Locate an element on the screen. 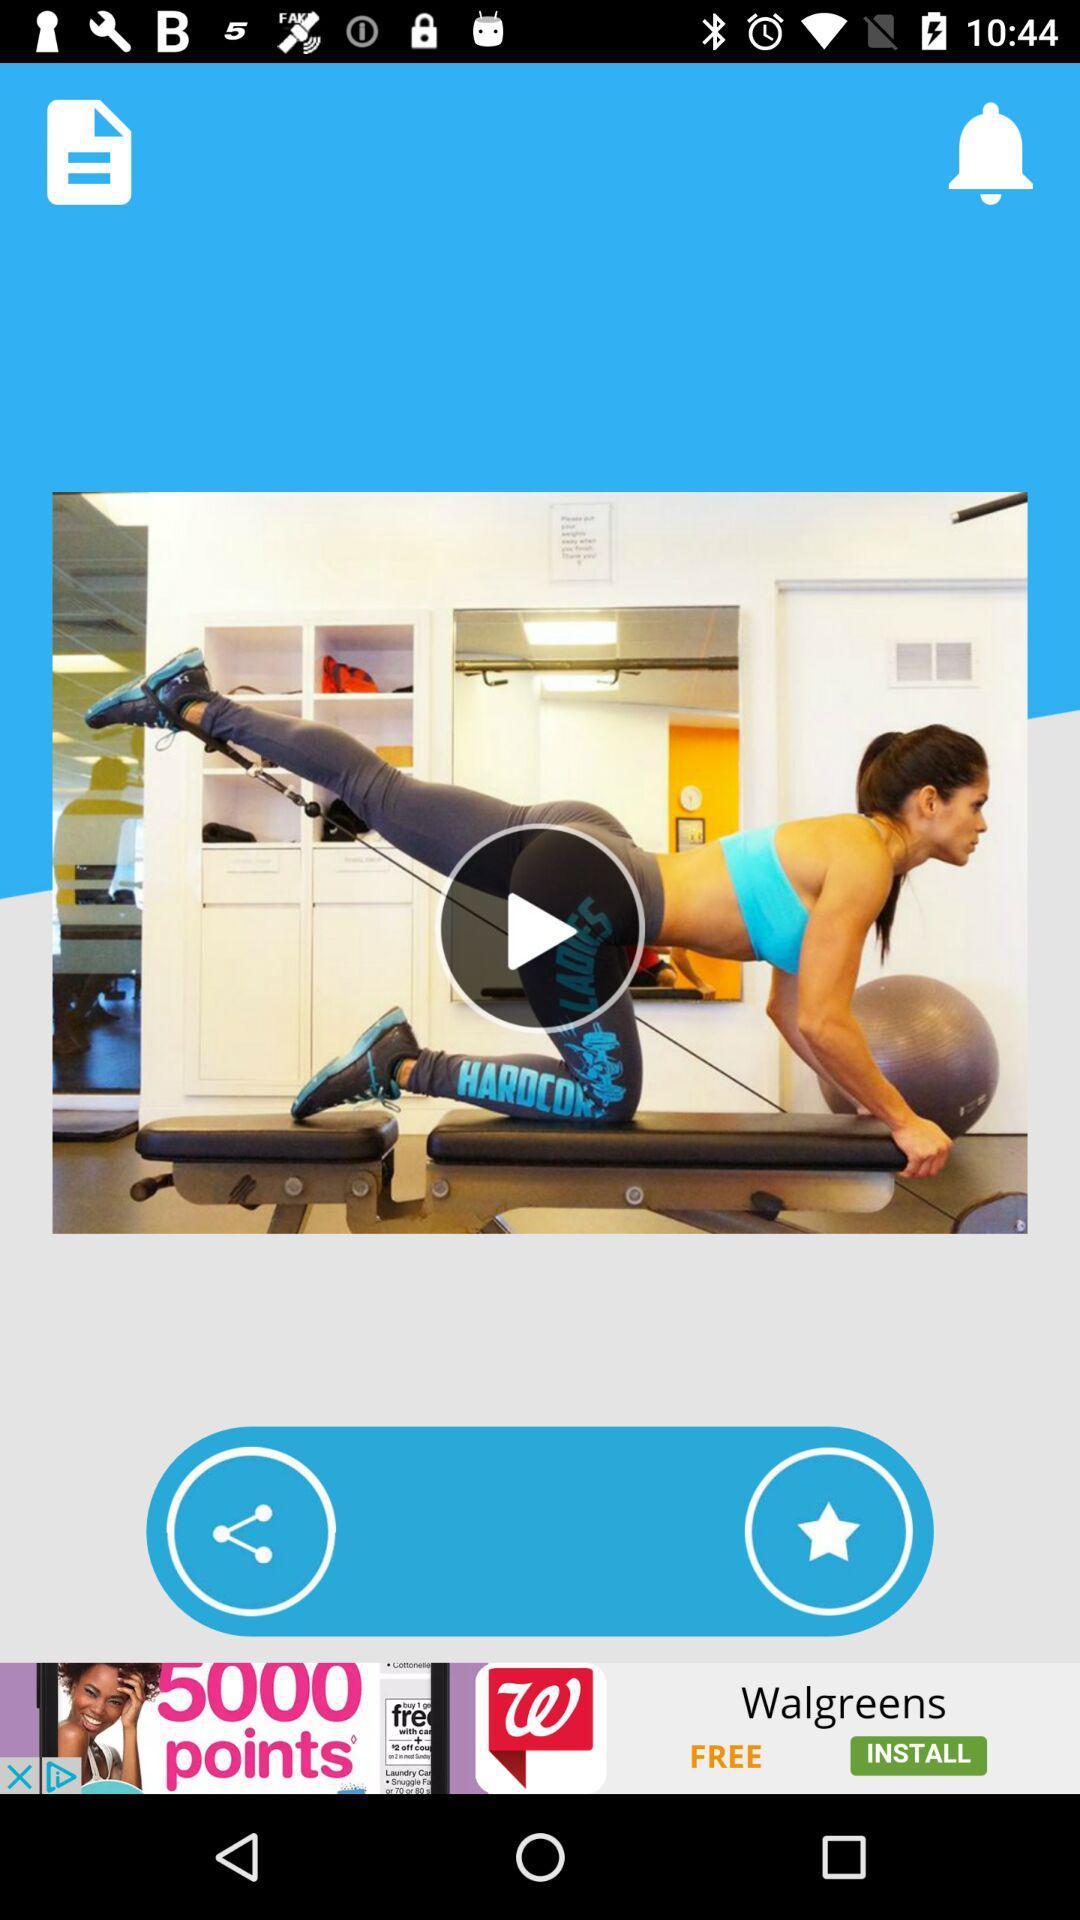  the description icon is located at coordinates (88, 151).